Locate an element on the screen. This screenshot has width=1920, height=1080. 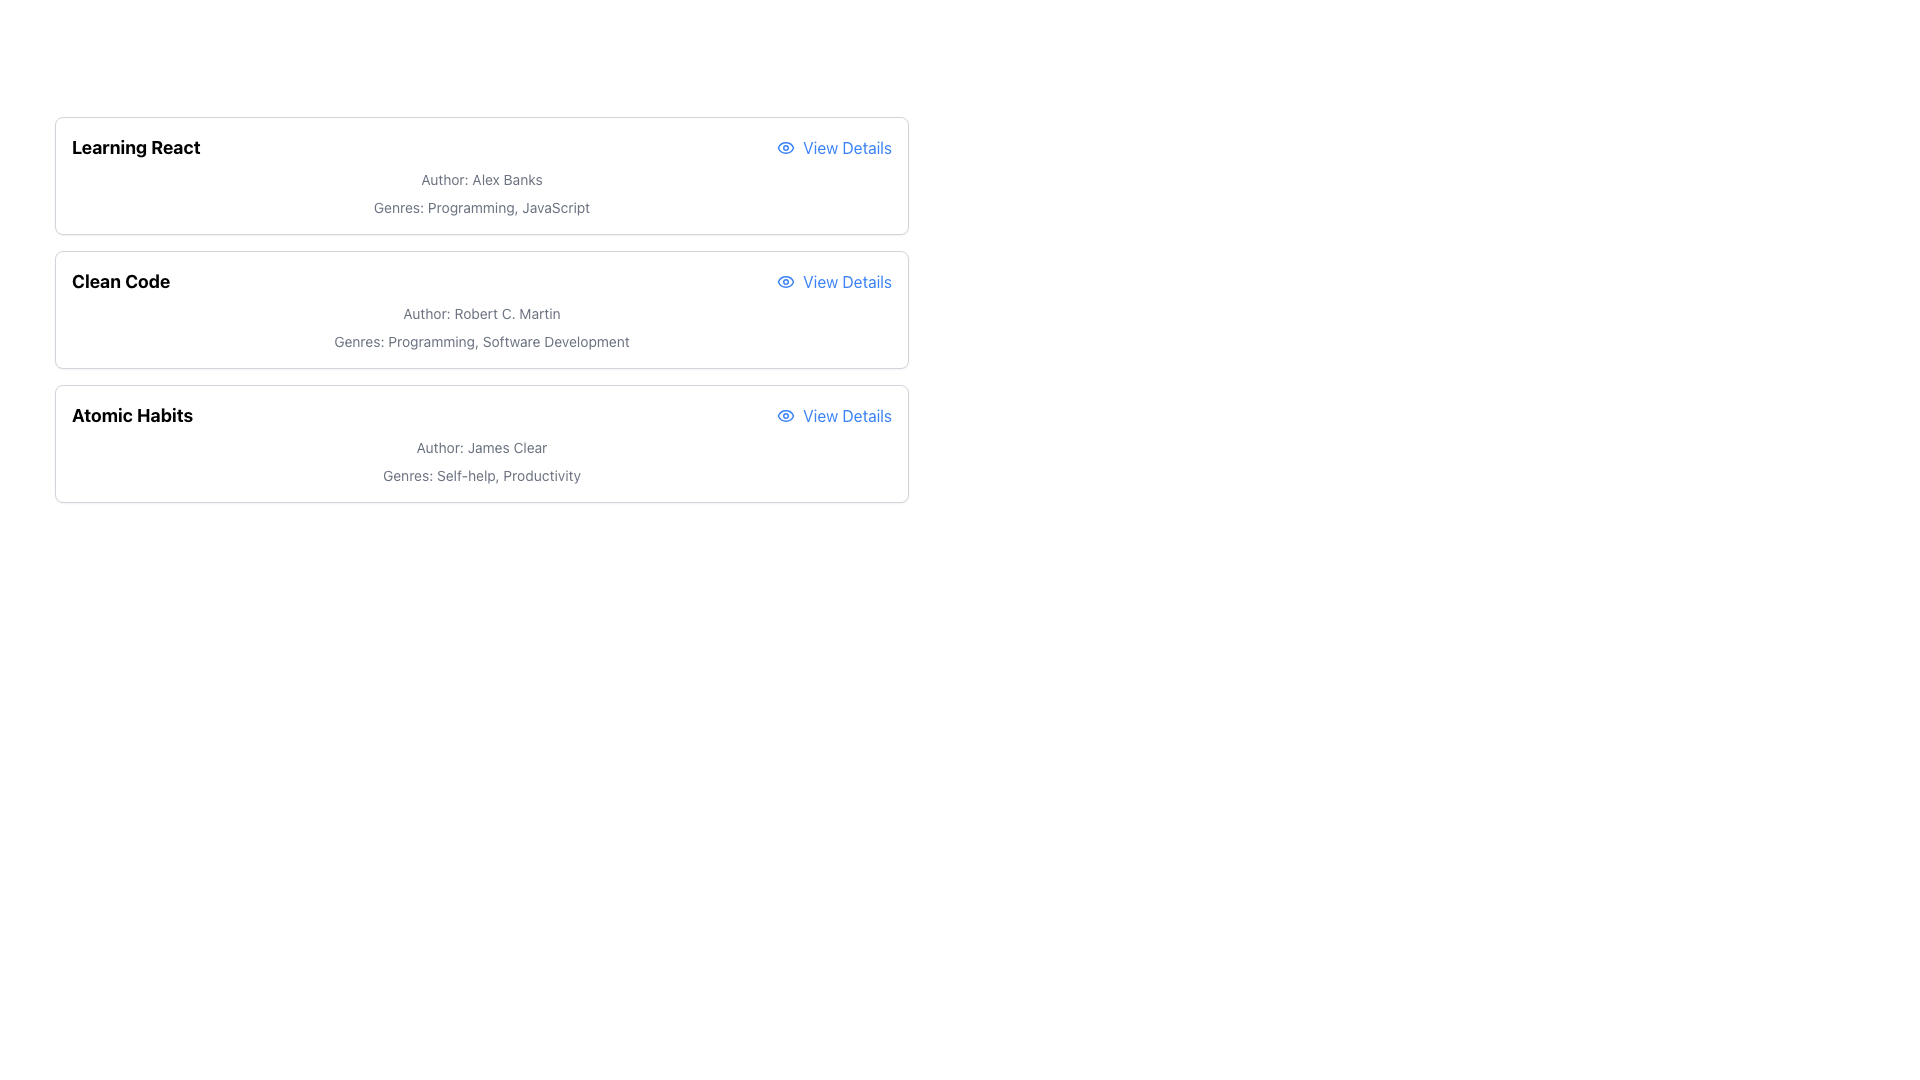
the title text element 'Clean Code', which is located under 'Learning React' and above 'Atomic Habits' in the second section of the vertical list layout is located at coordinates (120, 281).